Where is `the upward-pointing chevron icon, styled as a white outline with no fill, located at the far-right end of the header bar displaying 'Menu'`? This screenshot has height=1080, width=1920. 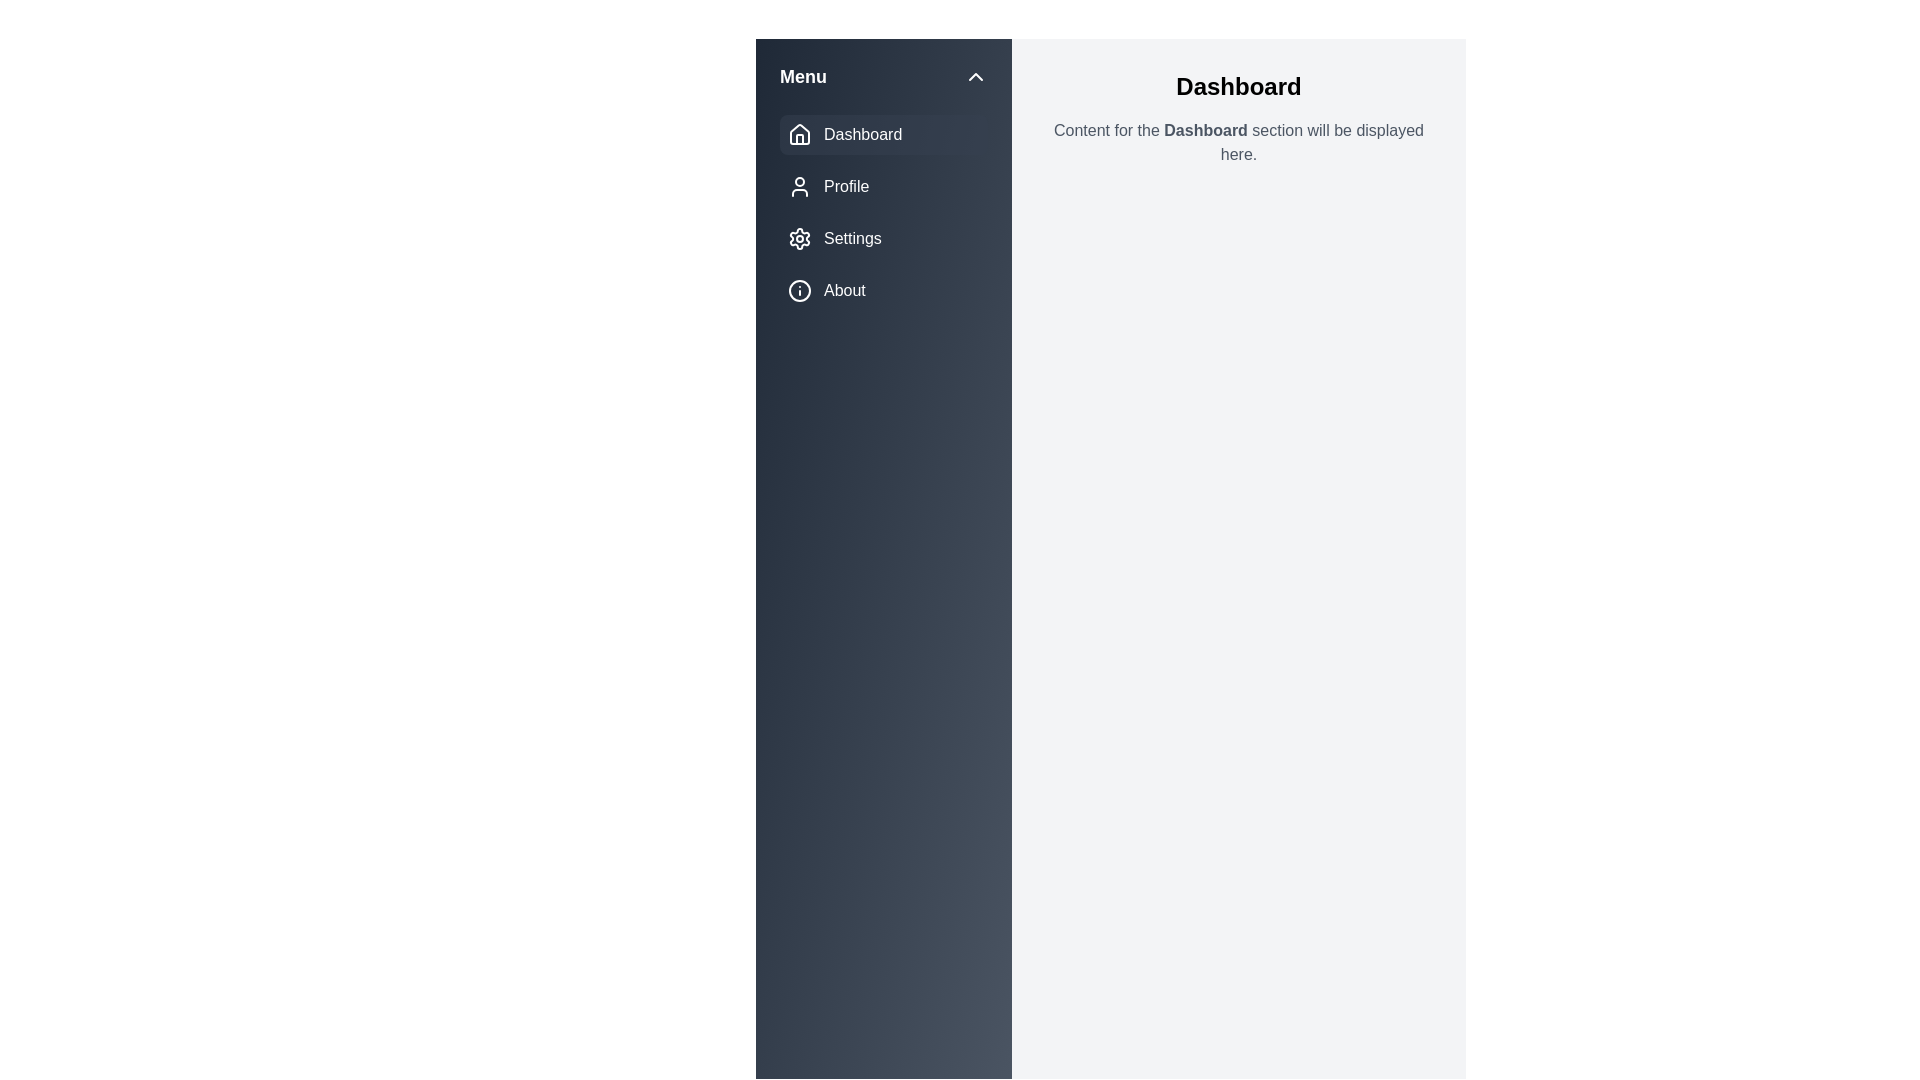
the upward-pointing chevron icon, styled as a white outline with no fill, located at the far-right end of the header bar displaying 'Menu' is located at coordinates (975, 76).